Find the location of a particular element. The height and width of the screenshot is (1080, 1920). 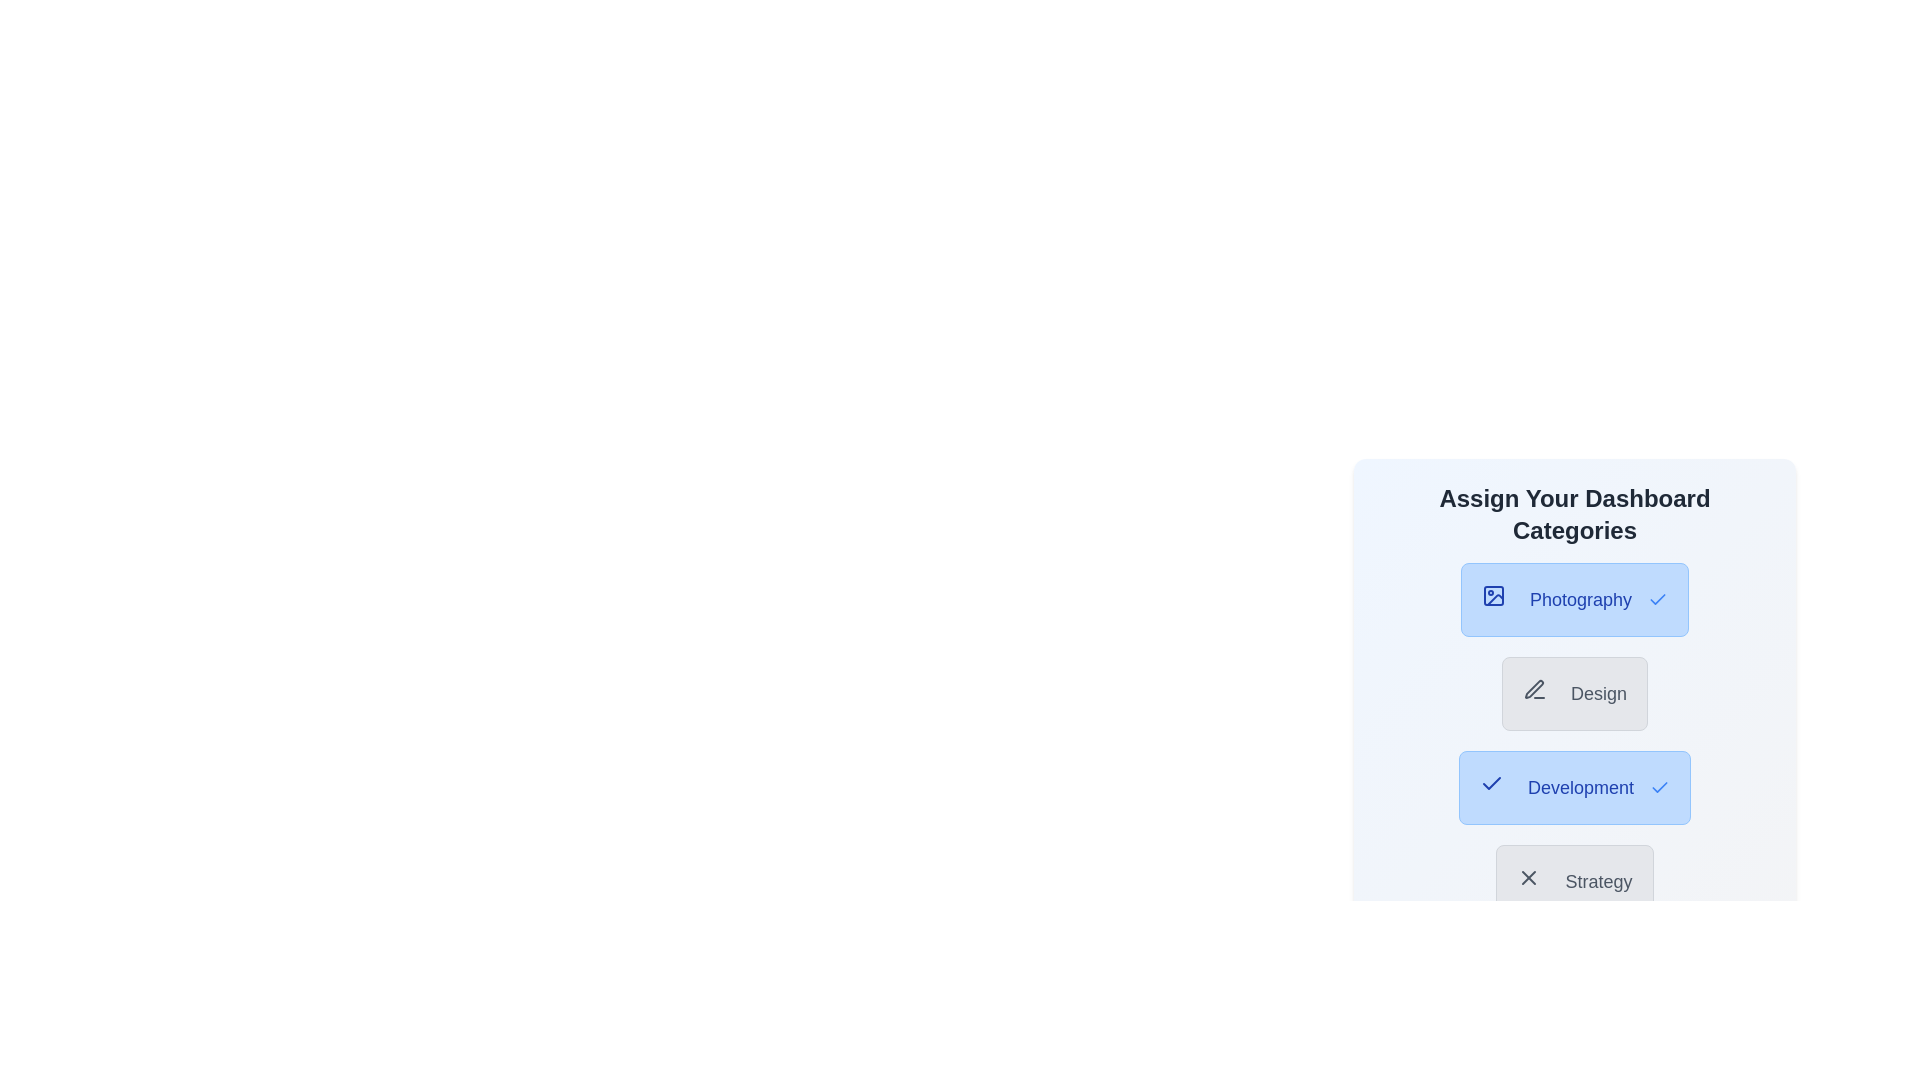

the category button labeled 'Design' to observe the hover effect is located at coordinates (1573, 693).